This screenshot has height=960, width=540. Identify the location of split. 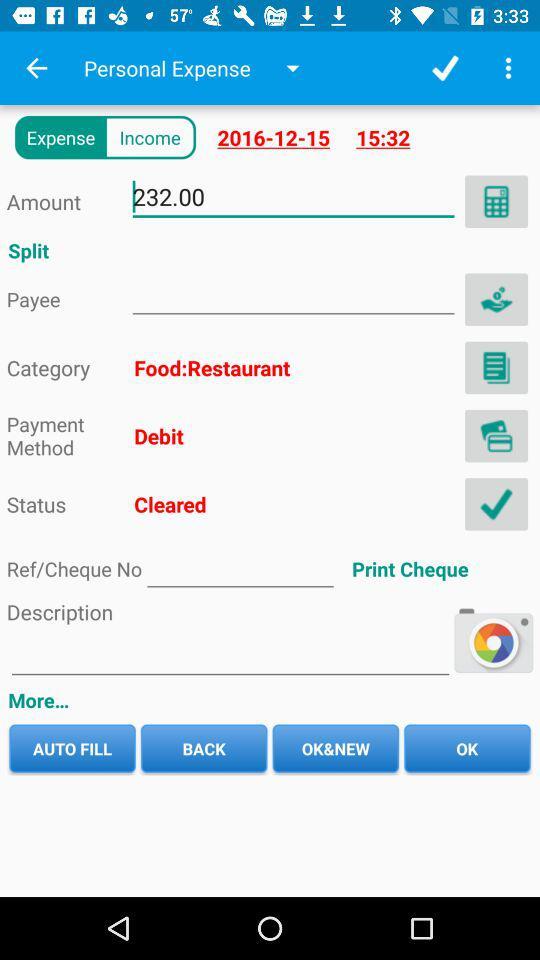
(292, 294).